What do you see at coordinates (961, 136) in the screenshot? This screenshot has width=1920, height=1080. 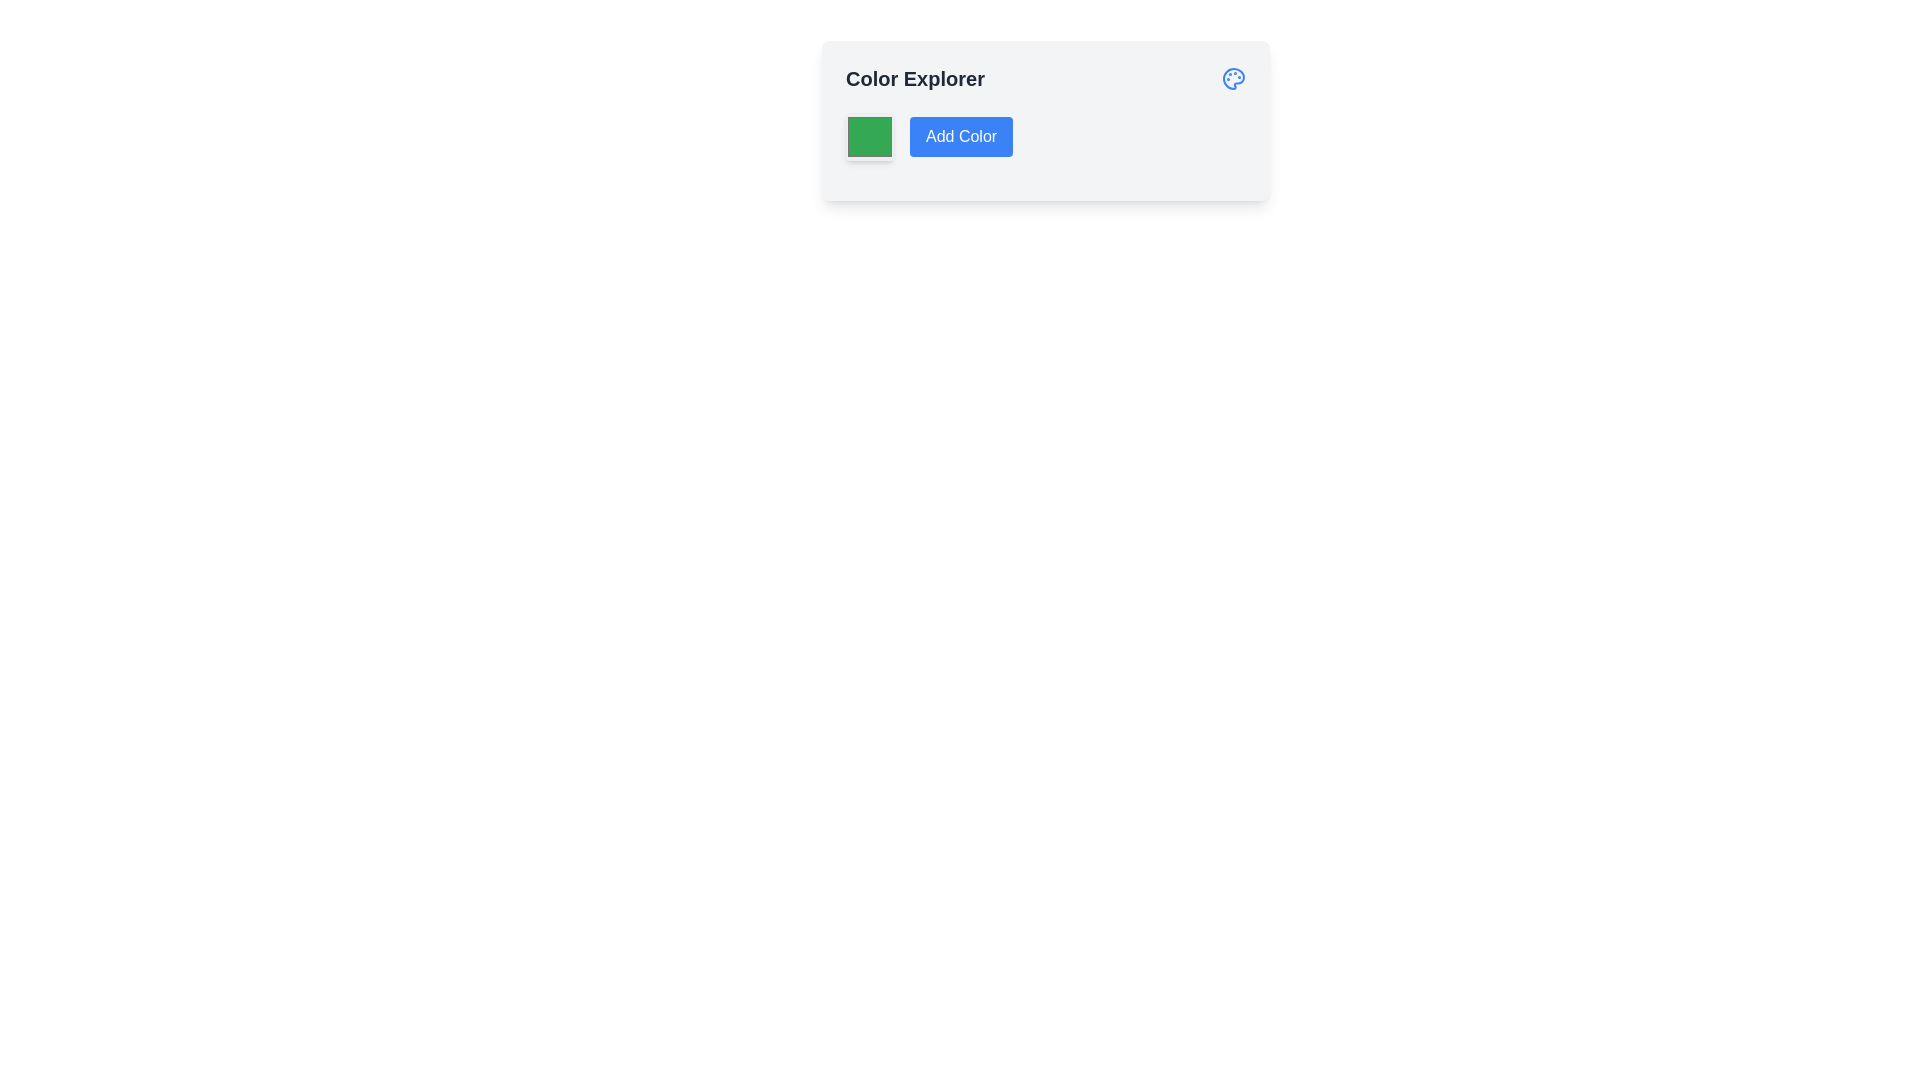 I see `the second button in the 'Color Explorer' section` at bounding box center [961, 136].